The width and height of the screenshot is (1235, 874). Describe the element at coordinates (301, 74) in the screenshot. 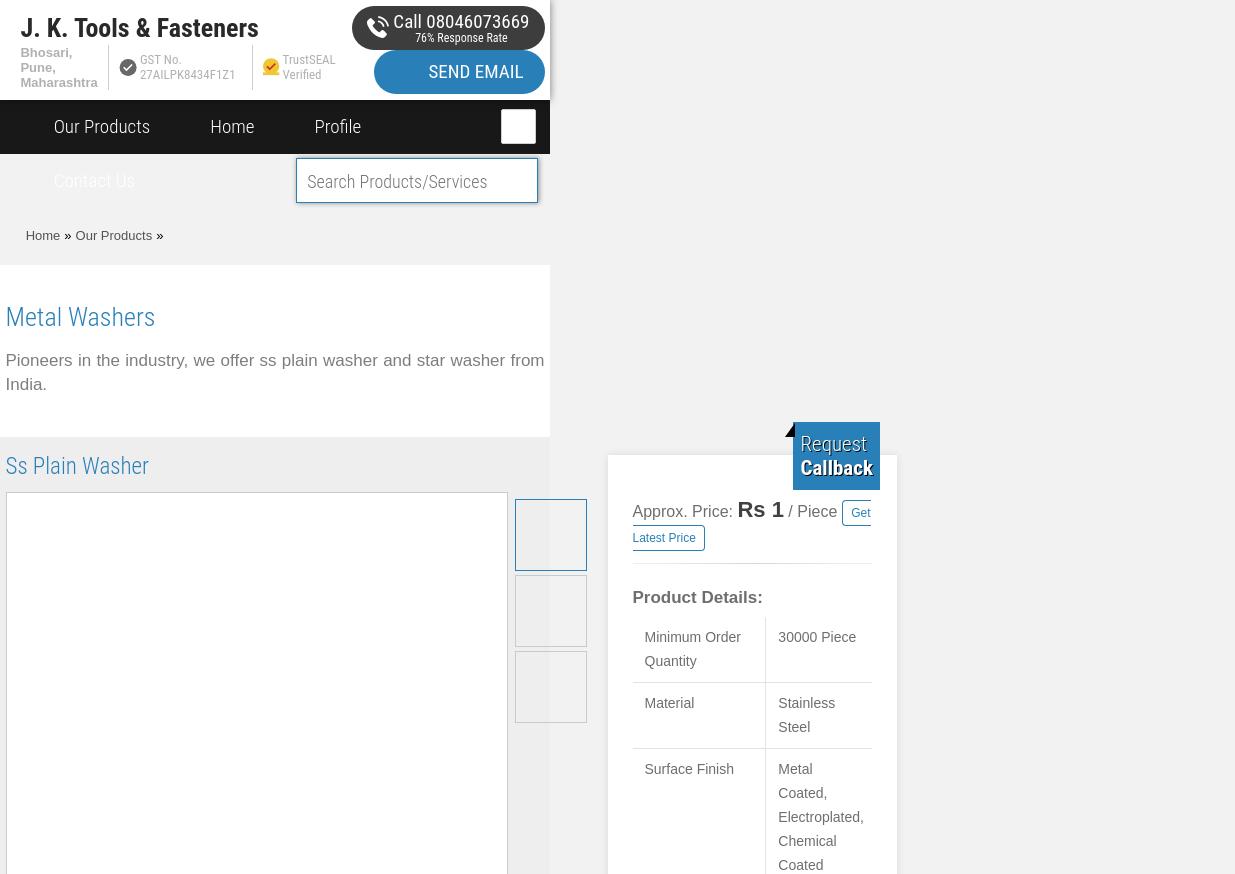

I see `'Verified'` at that location.